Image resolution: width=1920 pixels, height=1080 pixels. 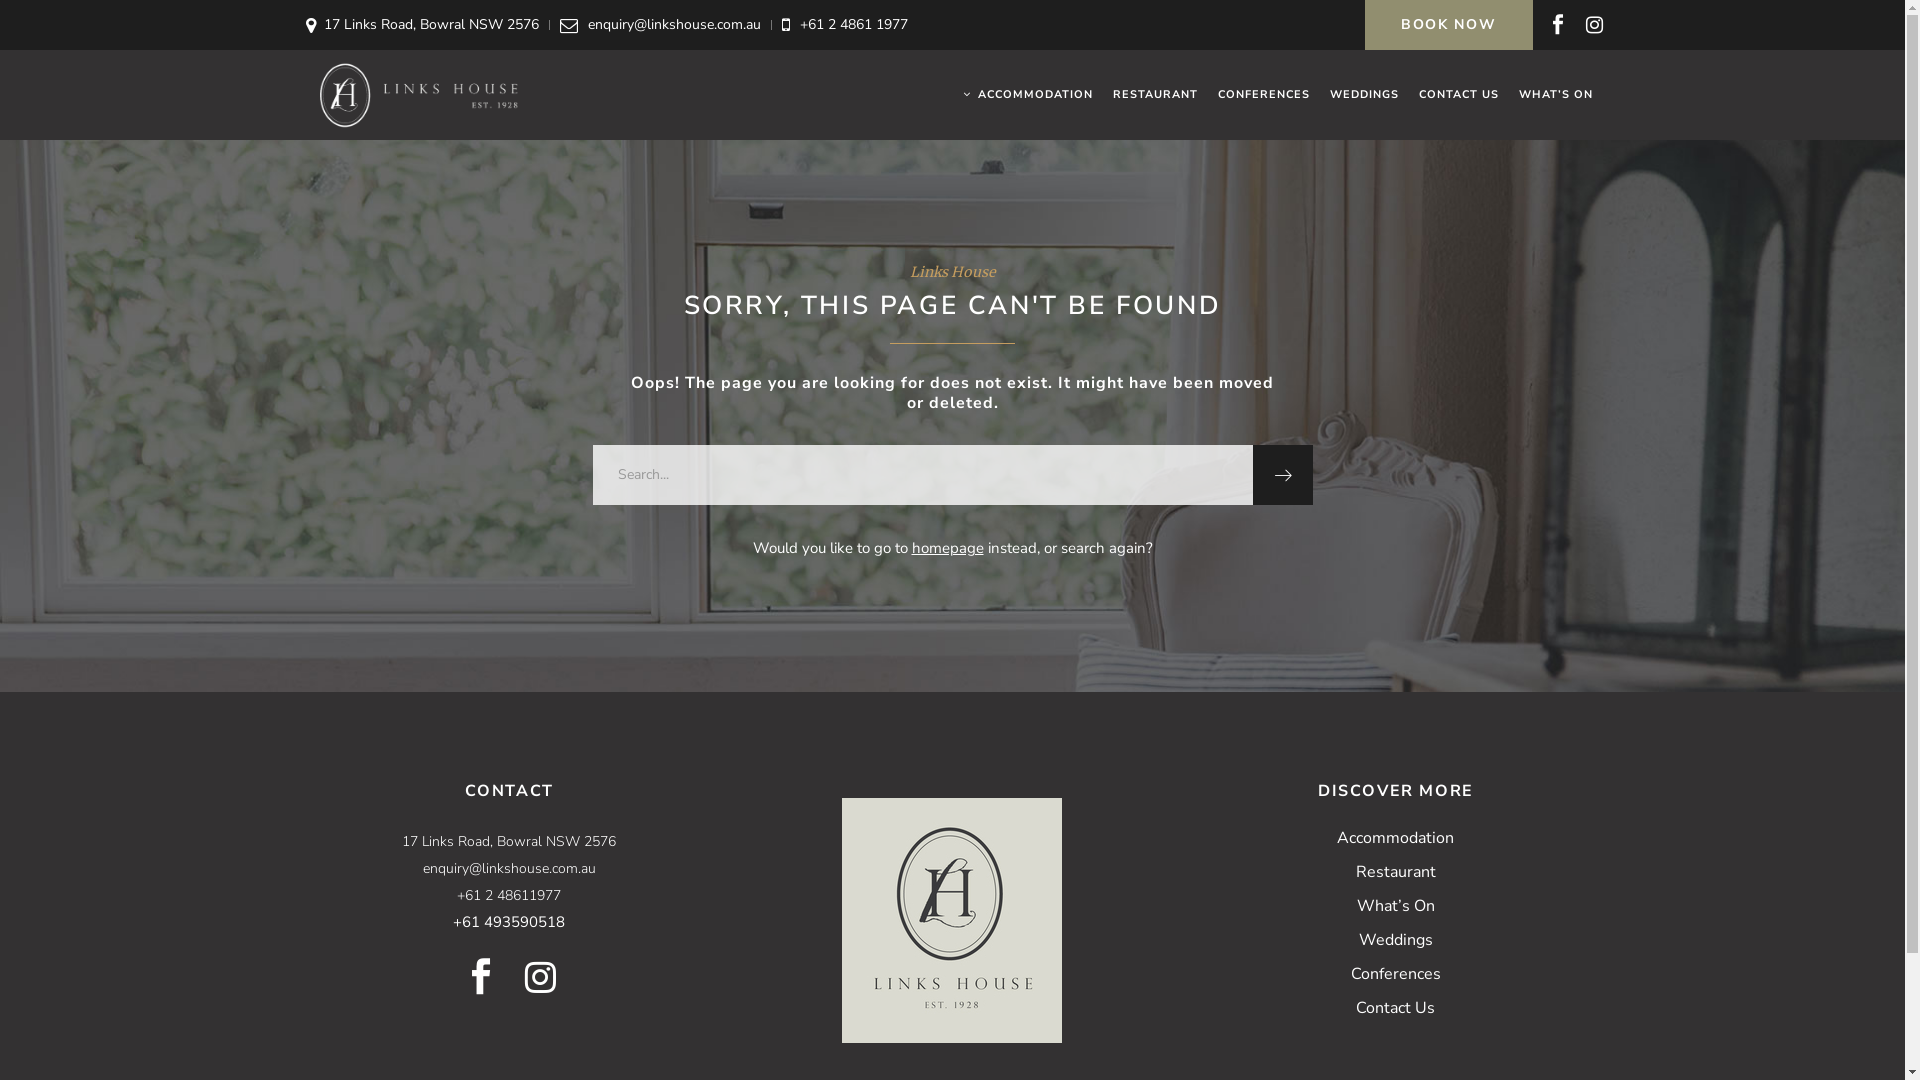 I want to click on 'Restaurant', so click(x=1395, y=870).